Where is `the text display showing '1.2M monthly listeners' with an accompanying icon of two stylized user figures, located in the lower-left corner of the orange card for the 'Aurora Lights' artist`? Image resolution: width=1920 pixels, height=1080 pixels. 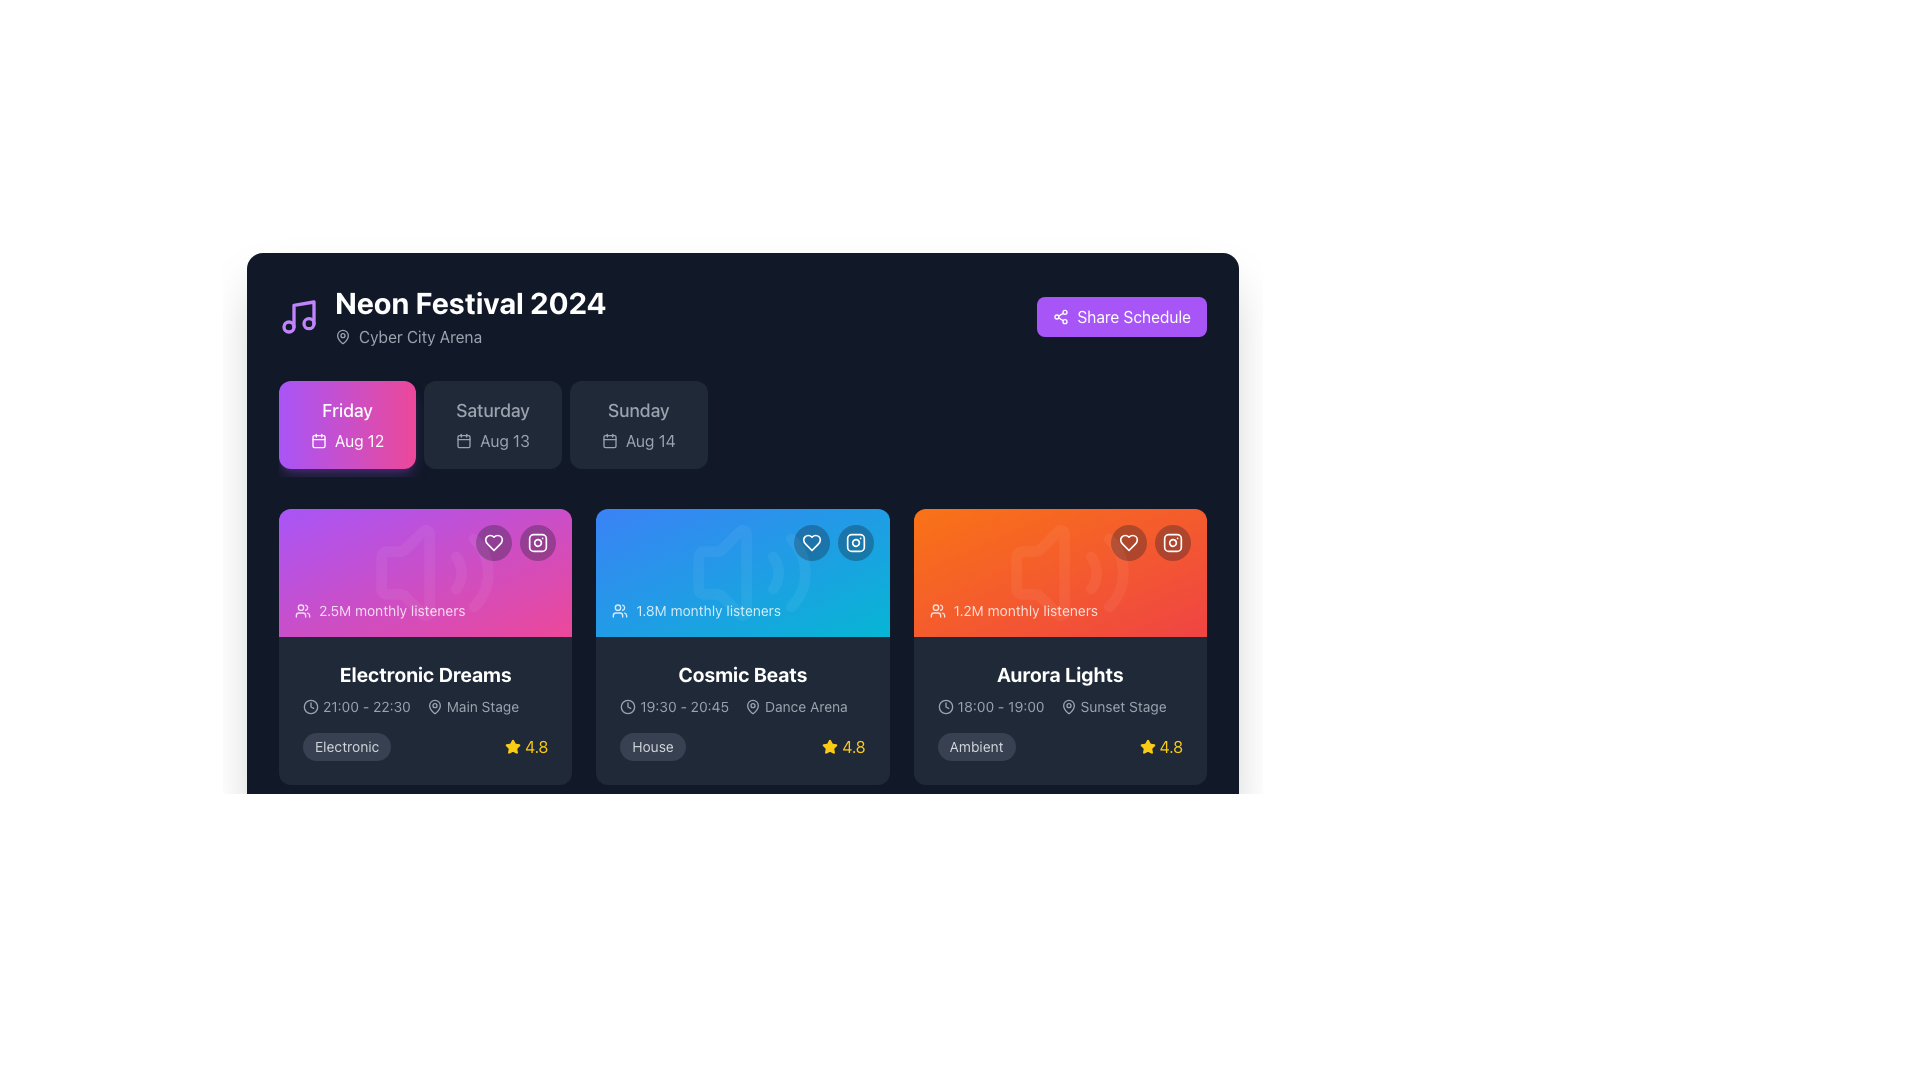 the text display showing '1.2M monthly listeners' with an accompanying icon of two stylized user figures, located in the lower-left corner of the orange card for the 'Aurora Lights' artist is located at coordinates (1013, 609).